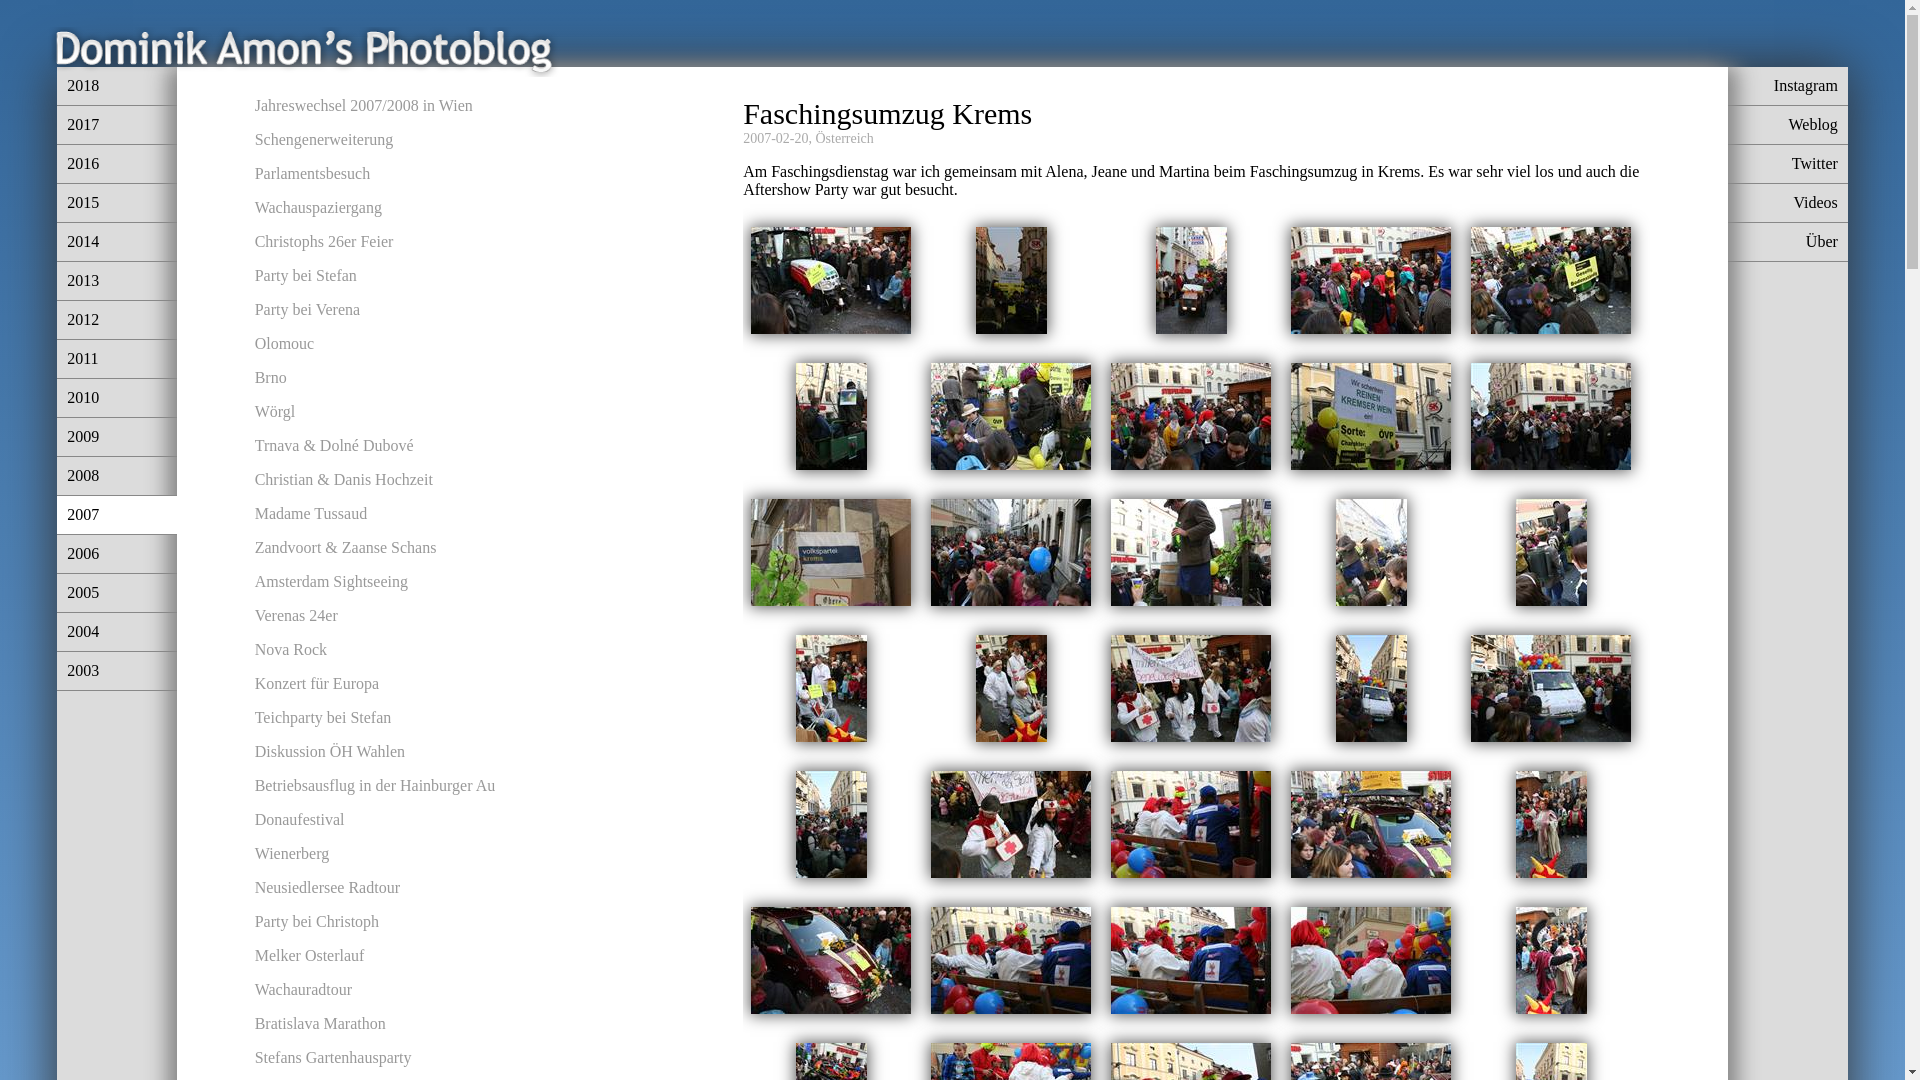 This screenshot has width=1920, height=1080. What do you see at coordinates (291, 853) in the screenshot?
I see `'Wienerberg'` at bounding box center [291, 853].